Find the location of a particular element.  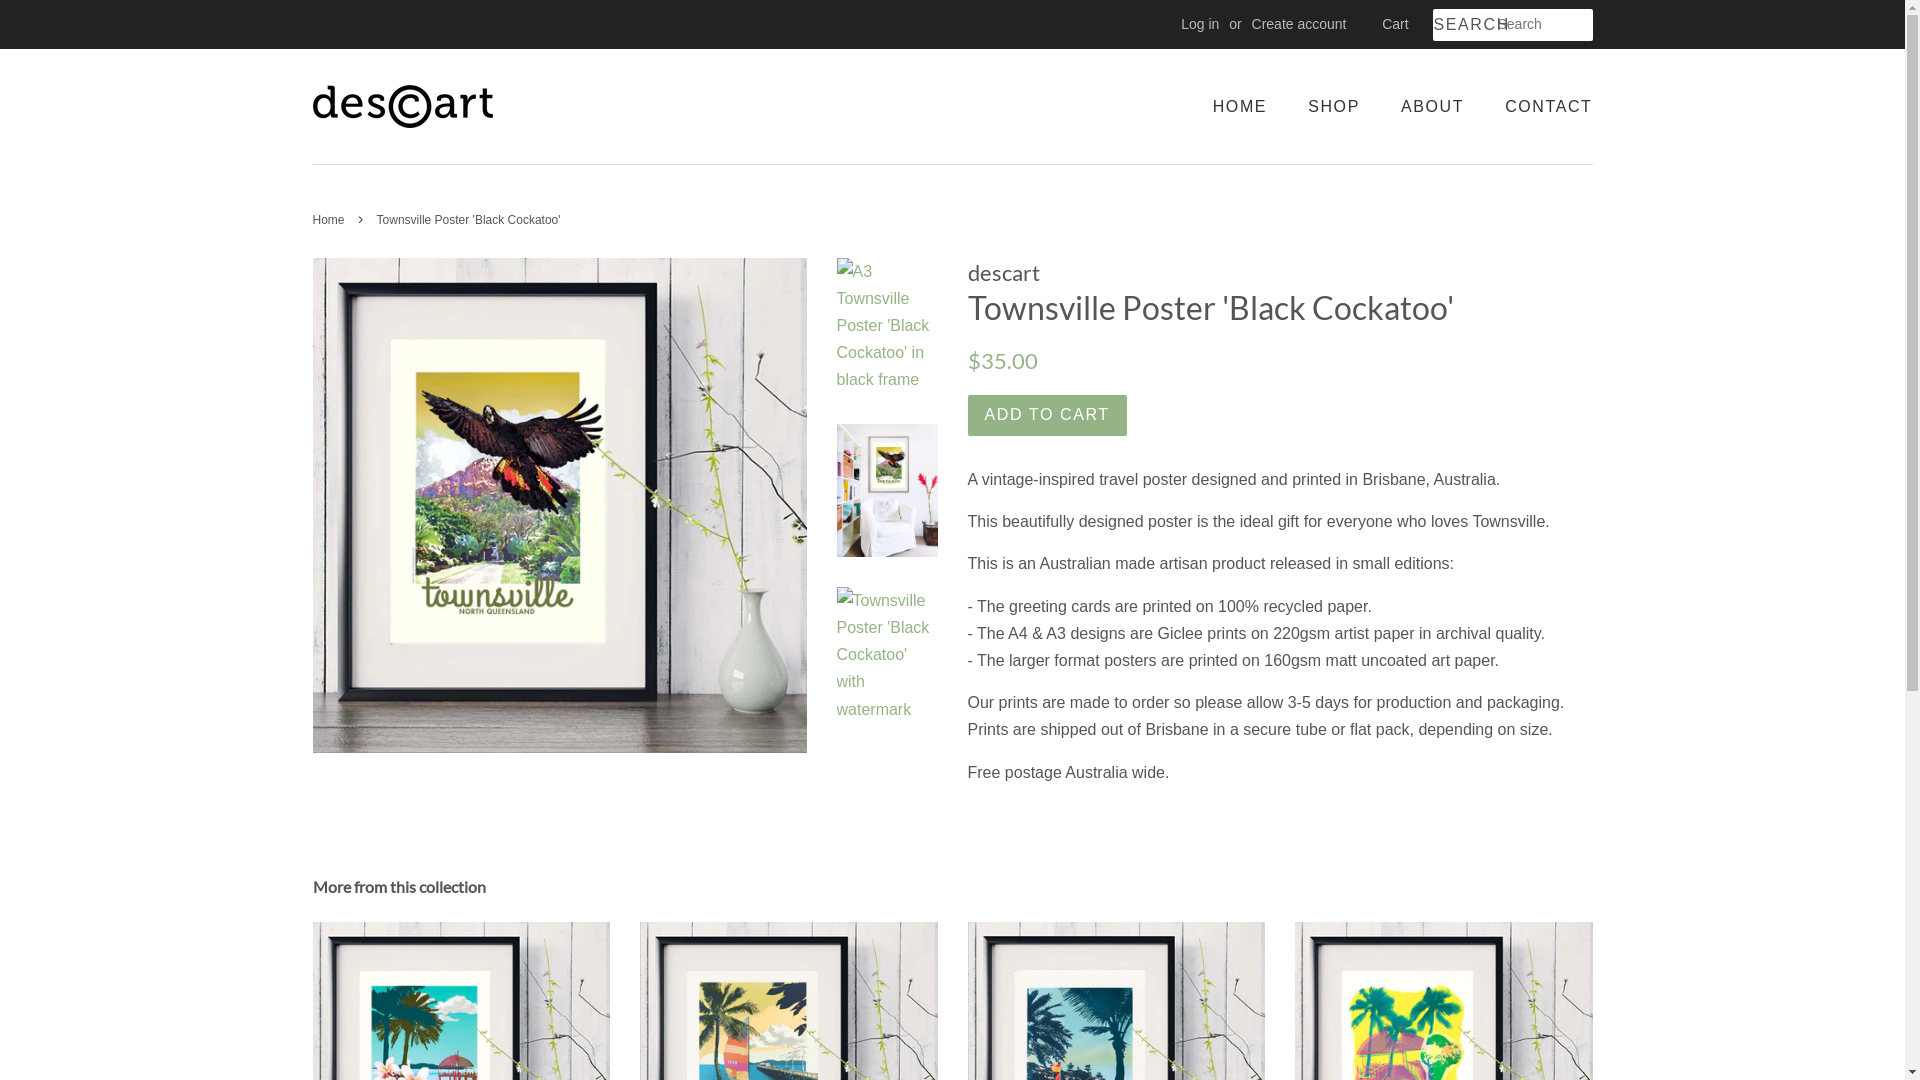

'SHOP' is located at coordinates (1292, 106).